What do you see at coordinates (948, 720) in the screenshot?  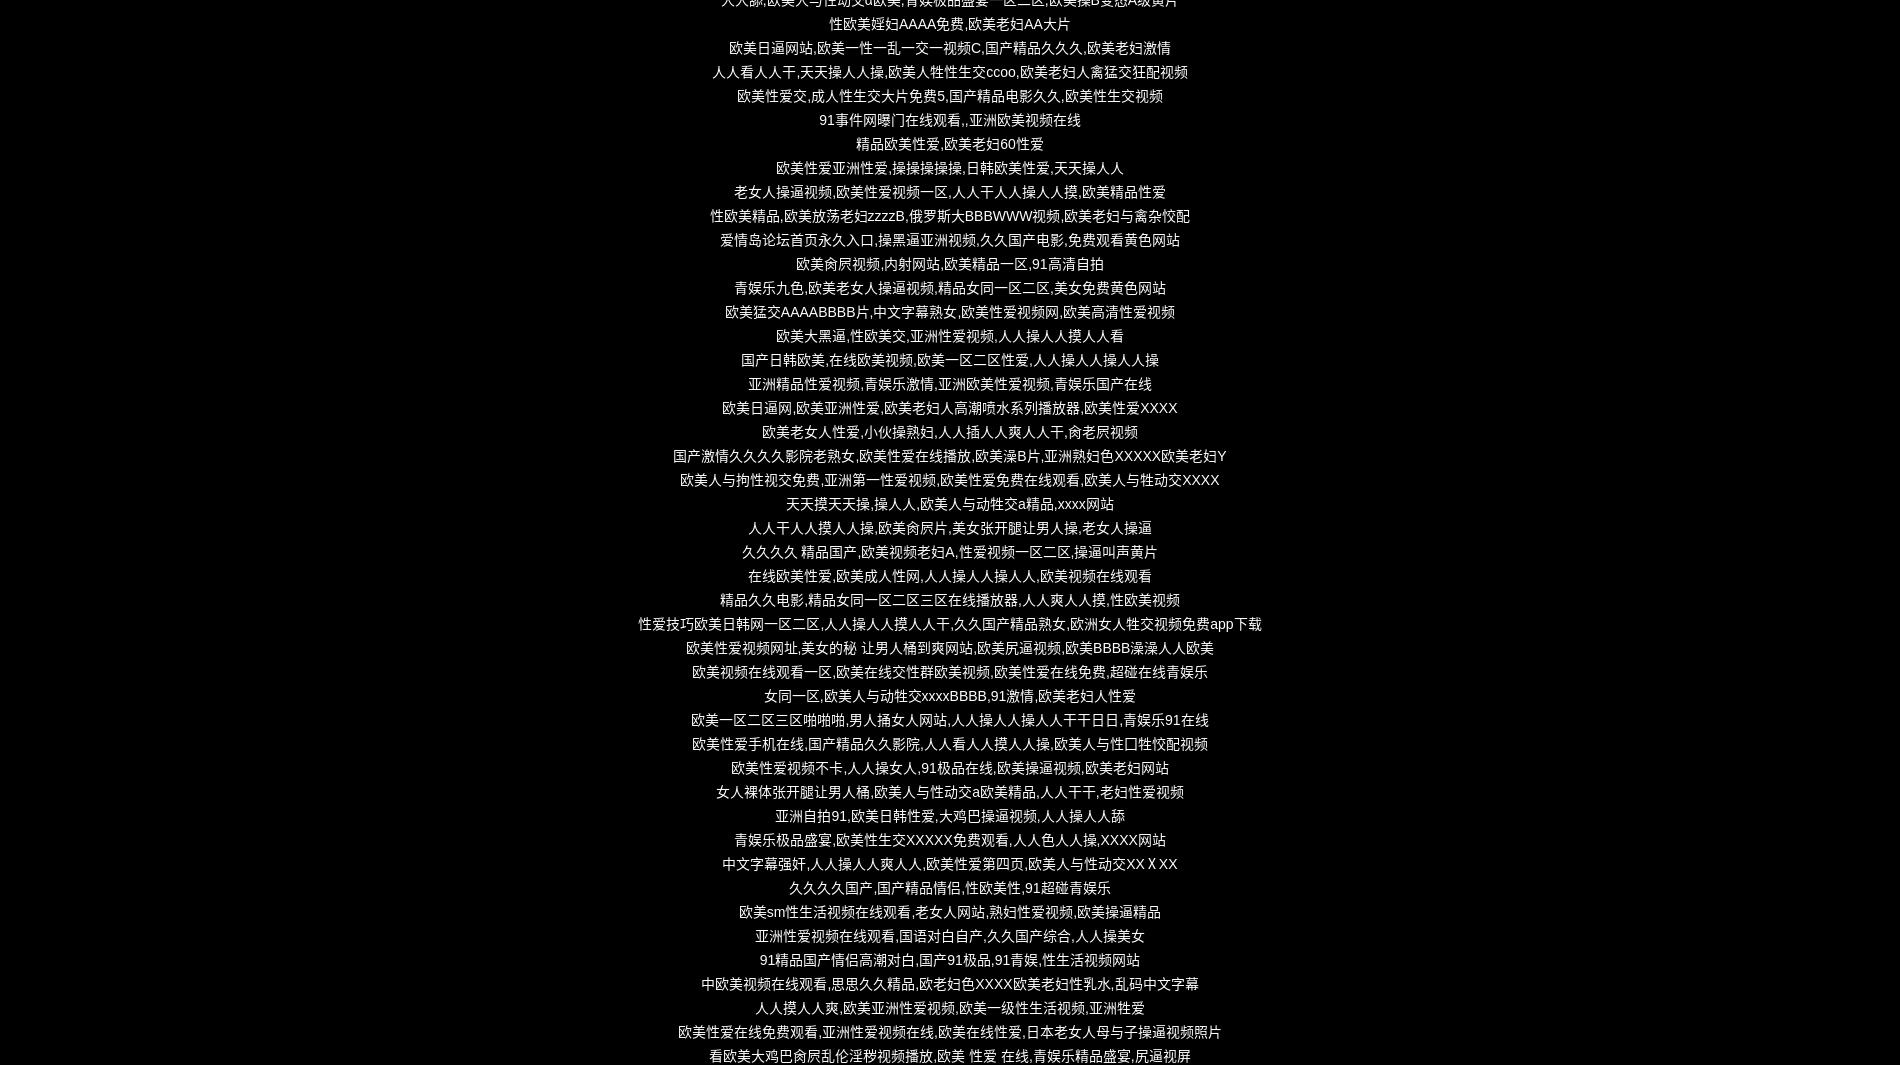 I see `'欧美一区二区三区啪啪啪,男人捅女人网站,人人操人人操人人干干日日,青娱乐91在线'` at bounding box center [948, 720].